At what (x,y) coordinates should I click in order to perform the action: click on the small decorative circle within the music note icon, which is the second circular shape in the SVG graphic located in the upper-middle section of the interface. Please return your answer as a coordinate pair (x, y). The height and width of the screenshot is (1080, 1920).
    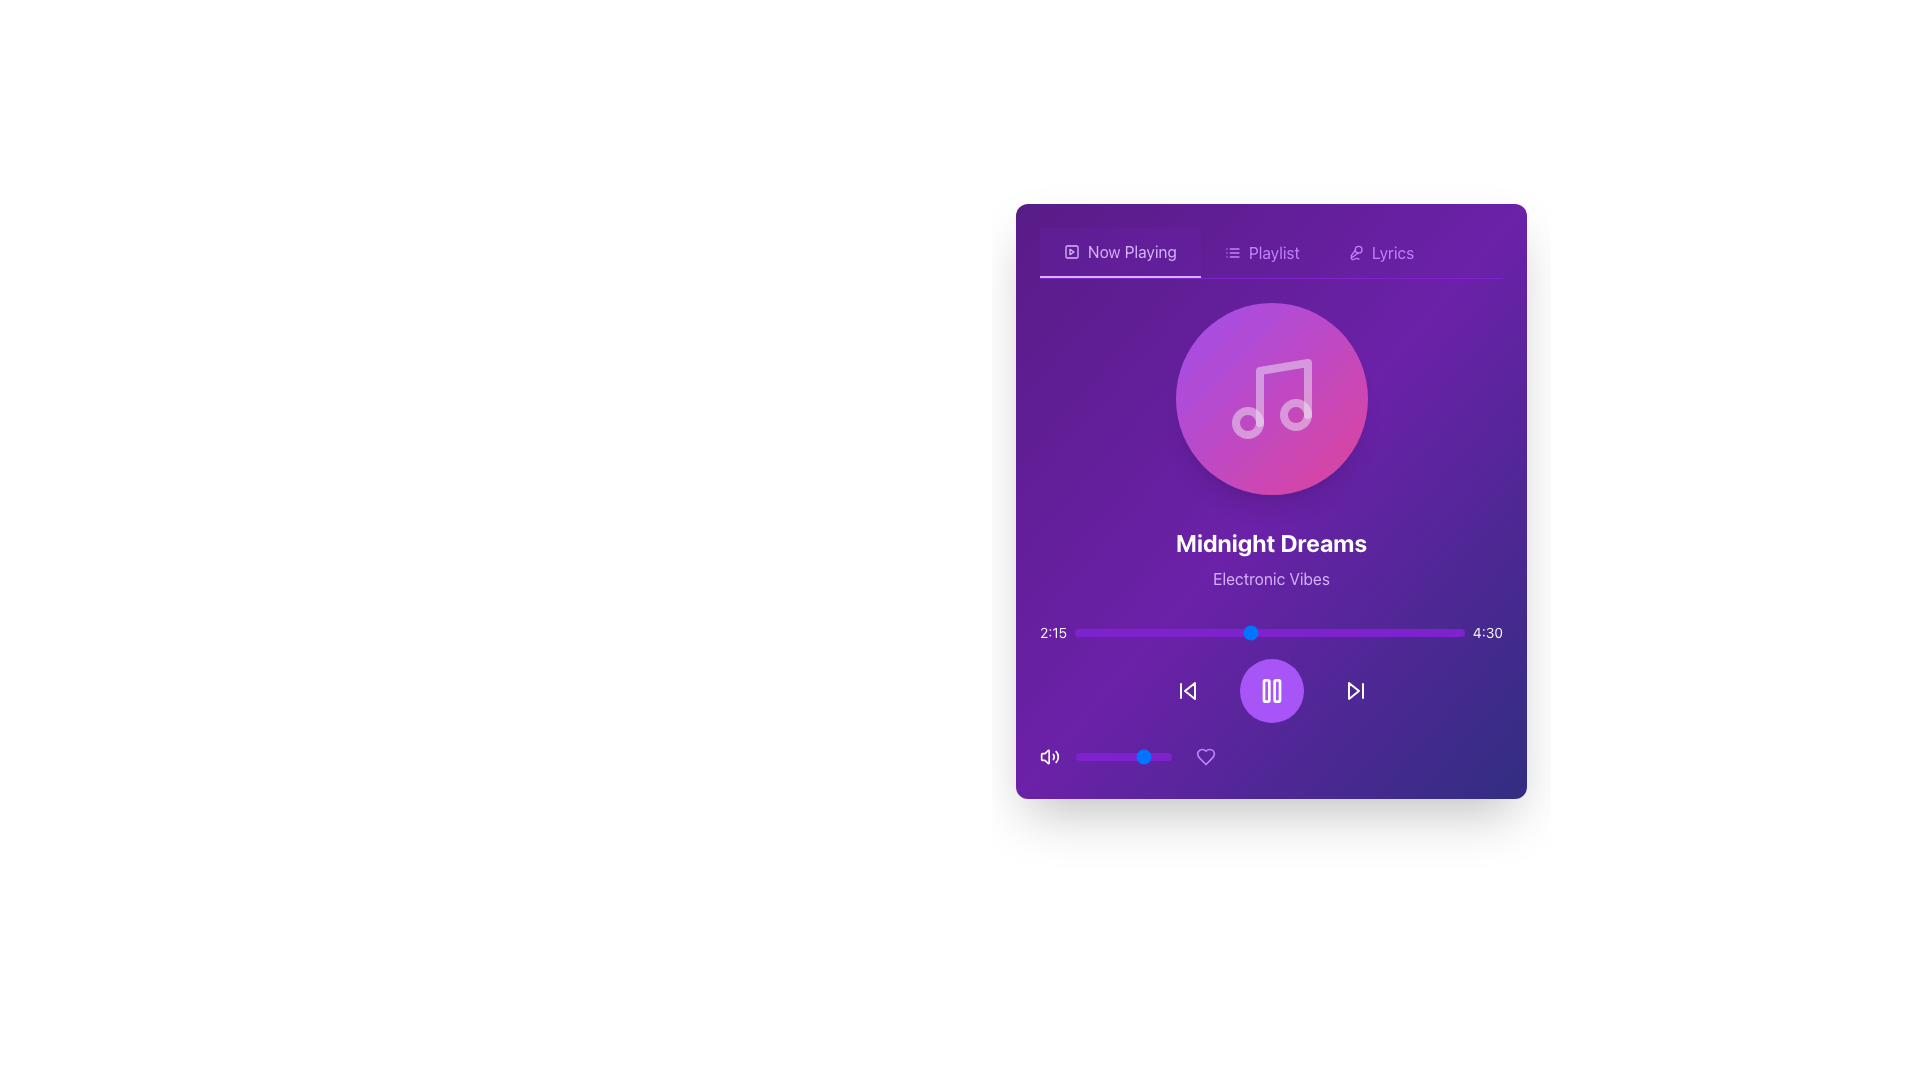
    Looking at the image, I should click on (1295, 414).